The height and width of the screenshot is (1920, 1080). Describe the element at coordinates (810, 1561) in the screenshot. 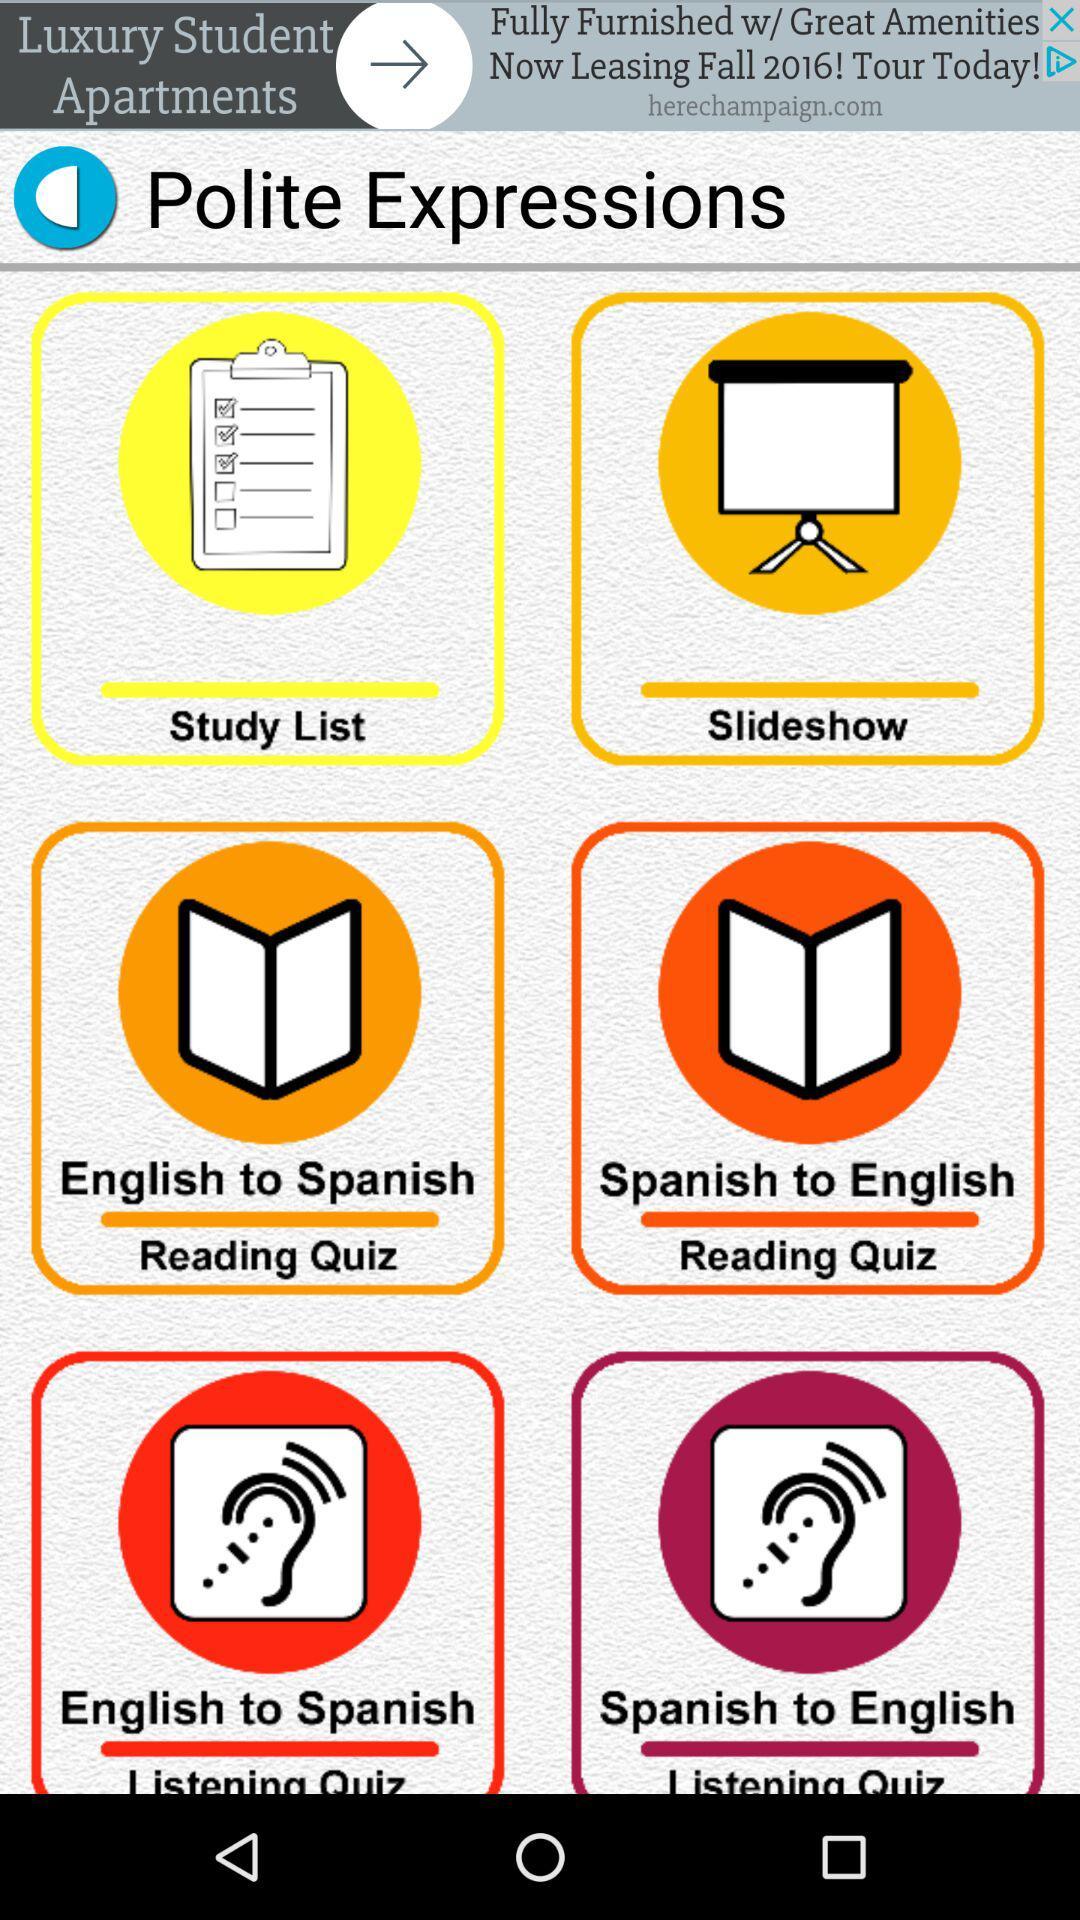

I see `translating a language` at that location.